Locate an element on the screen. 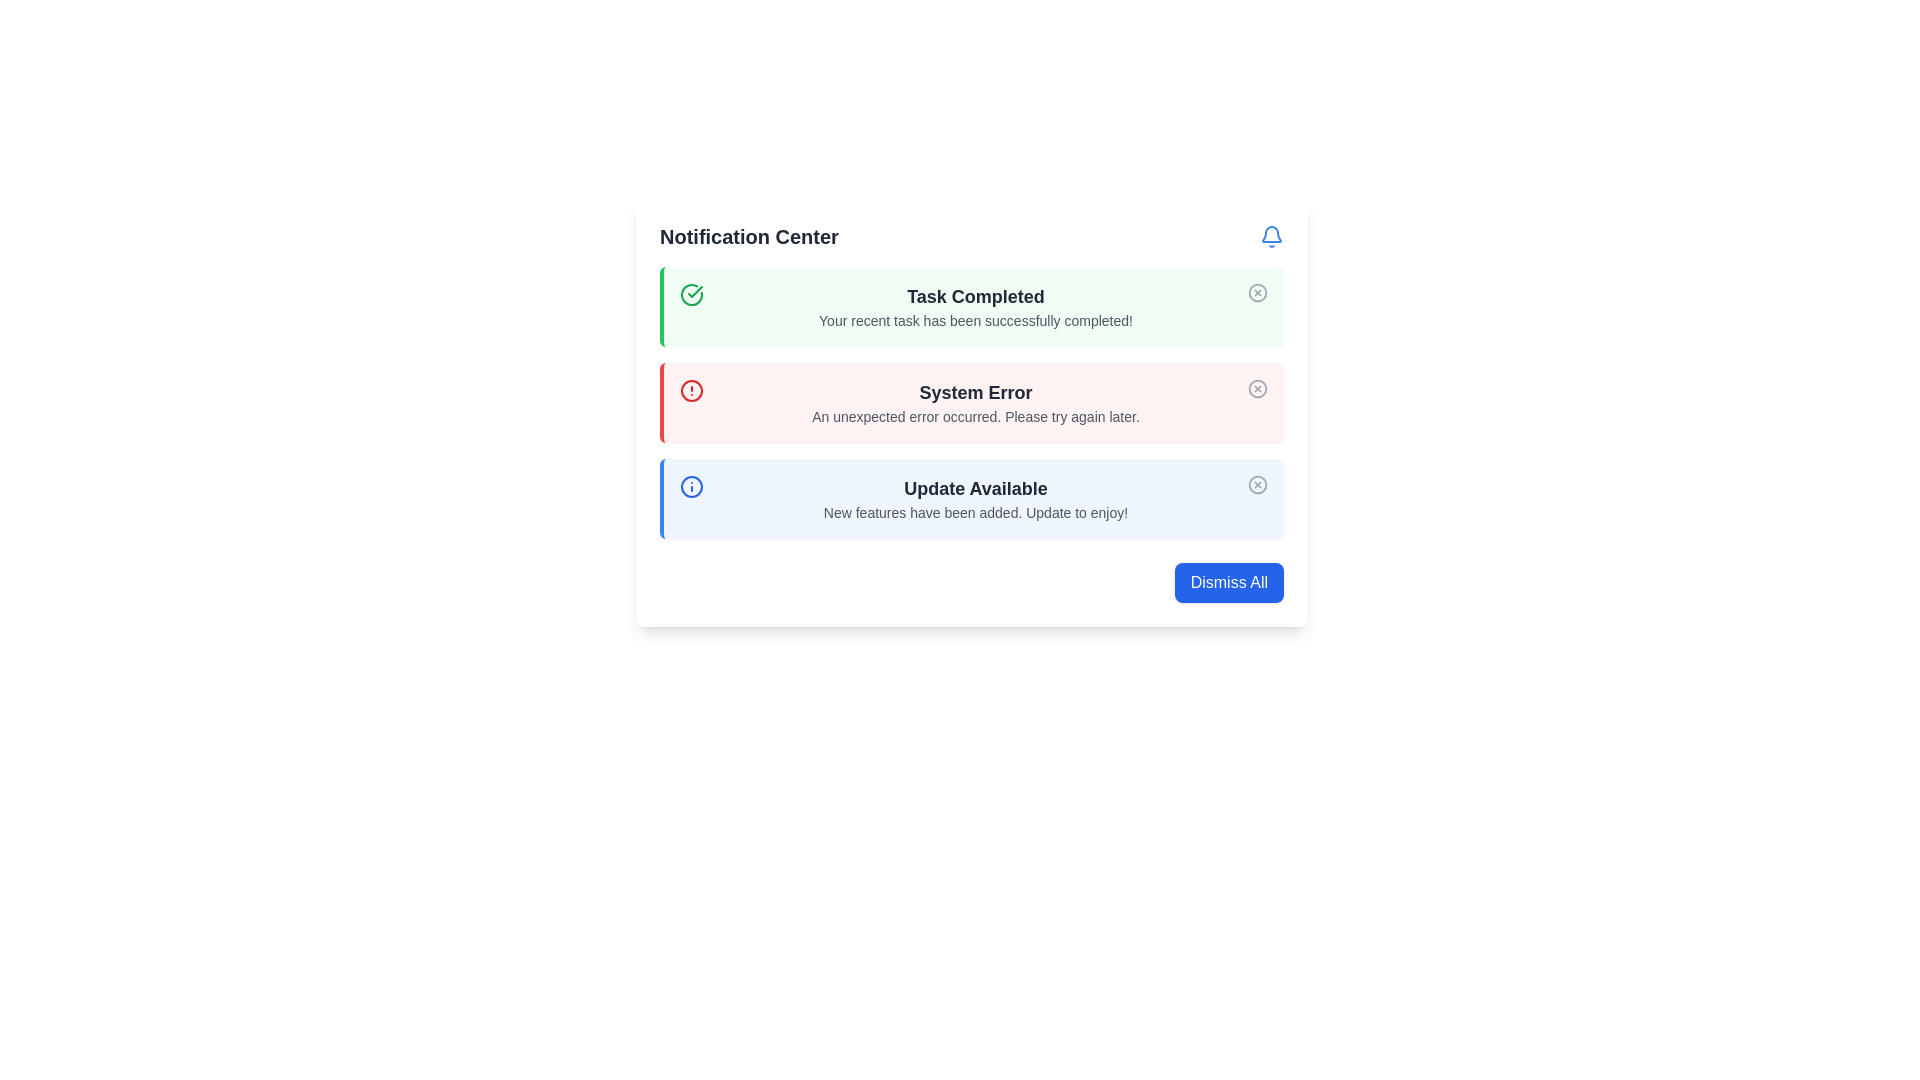 This screenshot has height=1080, width=1920. the text section displaying 'Update Available' to potentially trigger a tooltip or highlight is located at coordinates (975, 497).